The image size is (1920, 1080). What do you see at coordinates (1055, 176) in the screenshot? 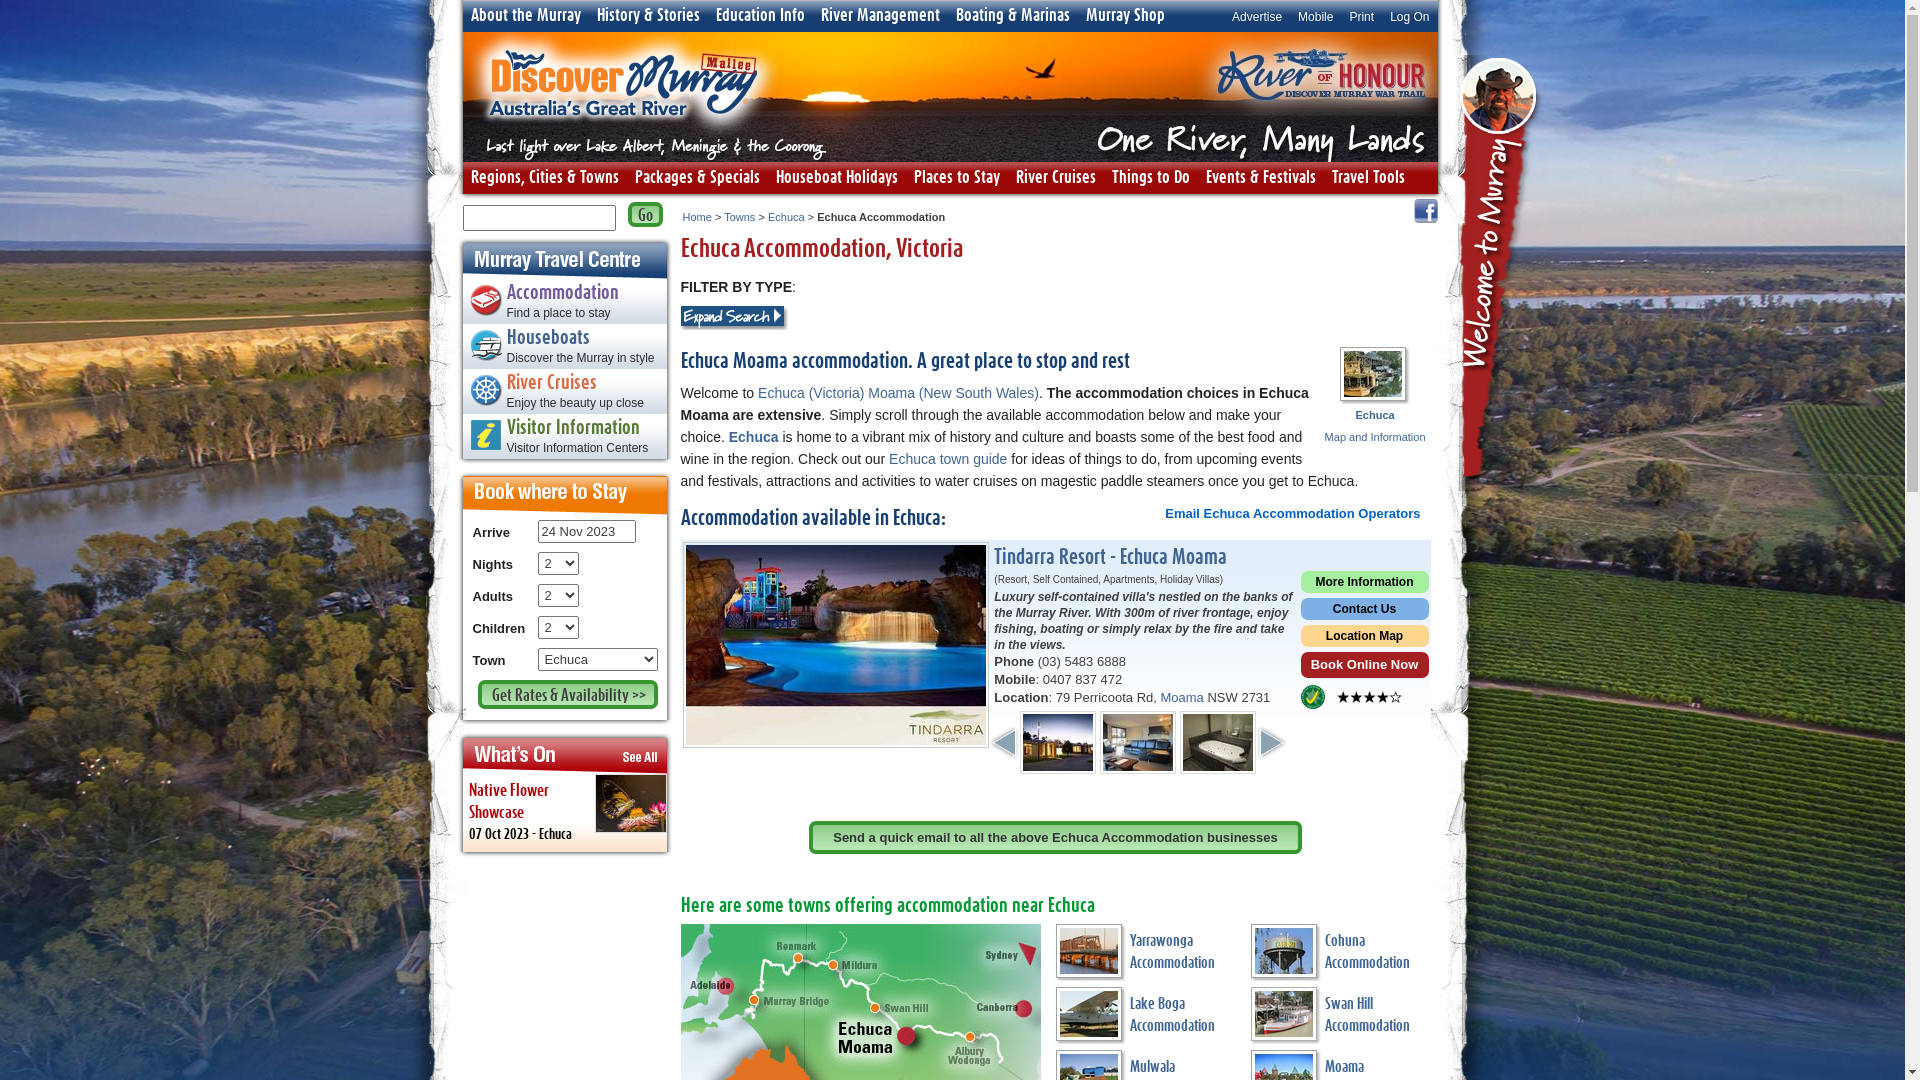
I see `'River Cruises'` at bounding box center [1055, 176].